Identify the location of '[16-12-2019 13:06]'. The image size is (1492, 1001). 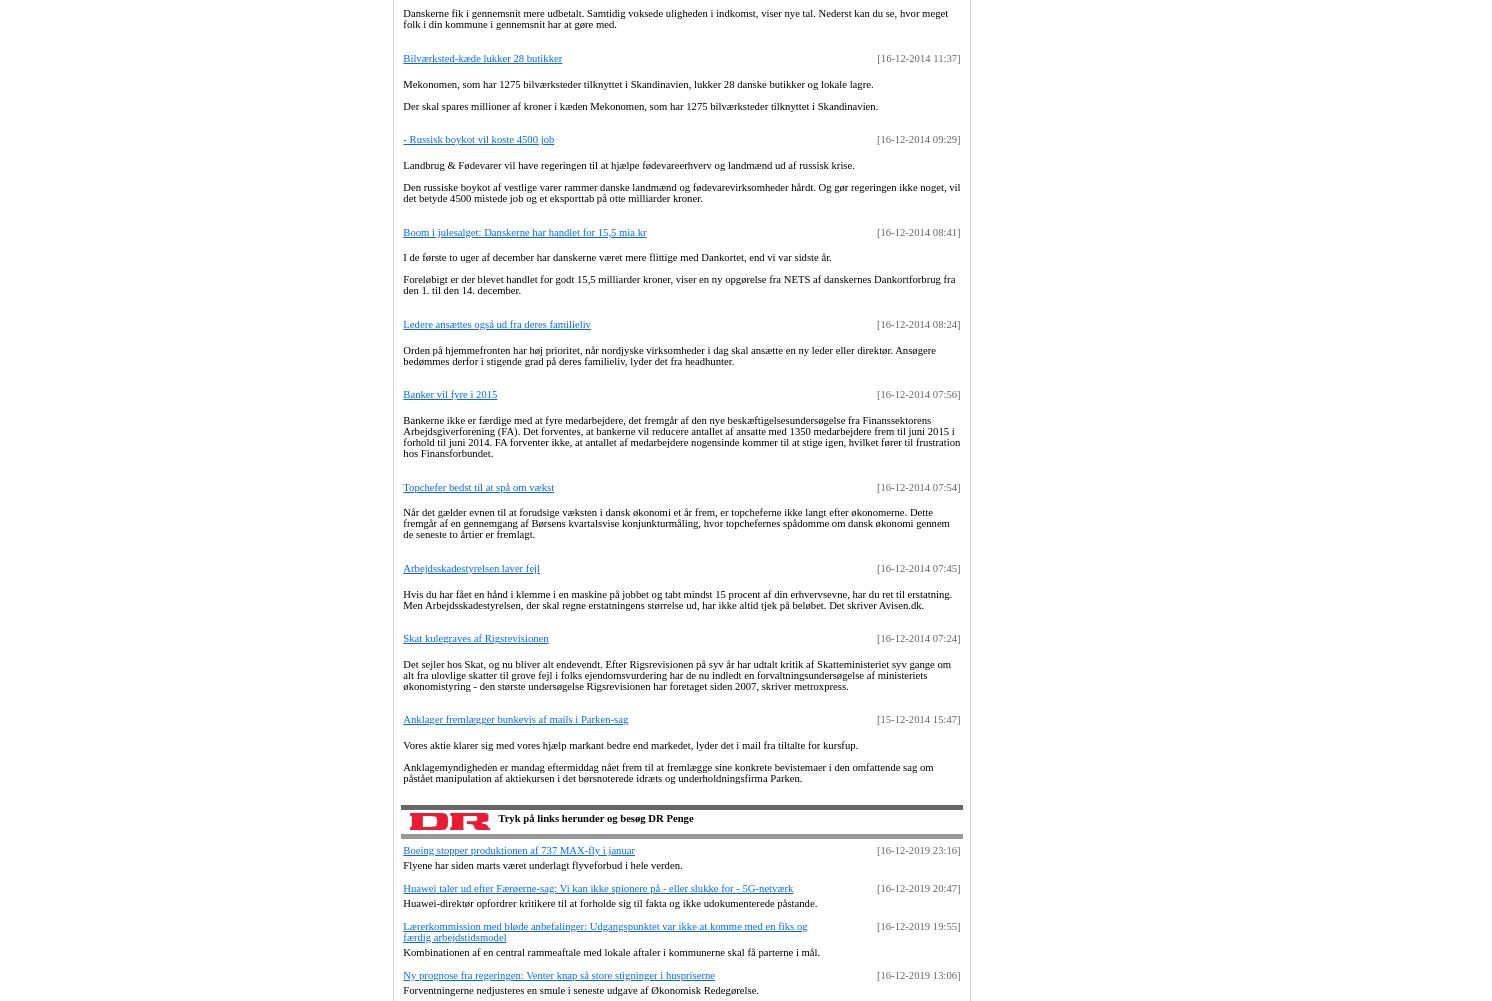
(918, 973).